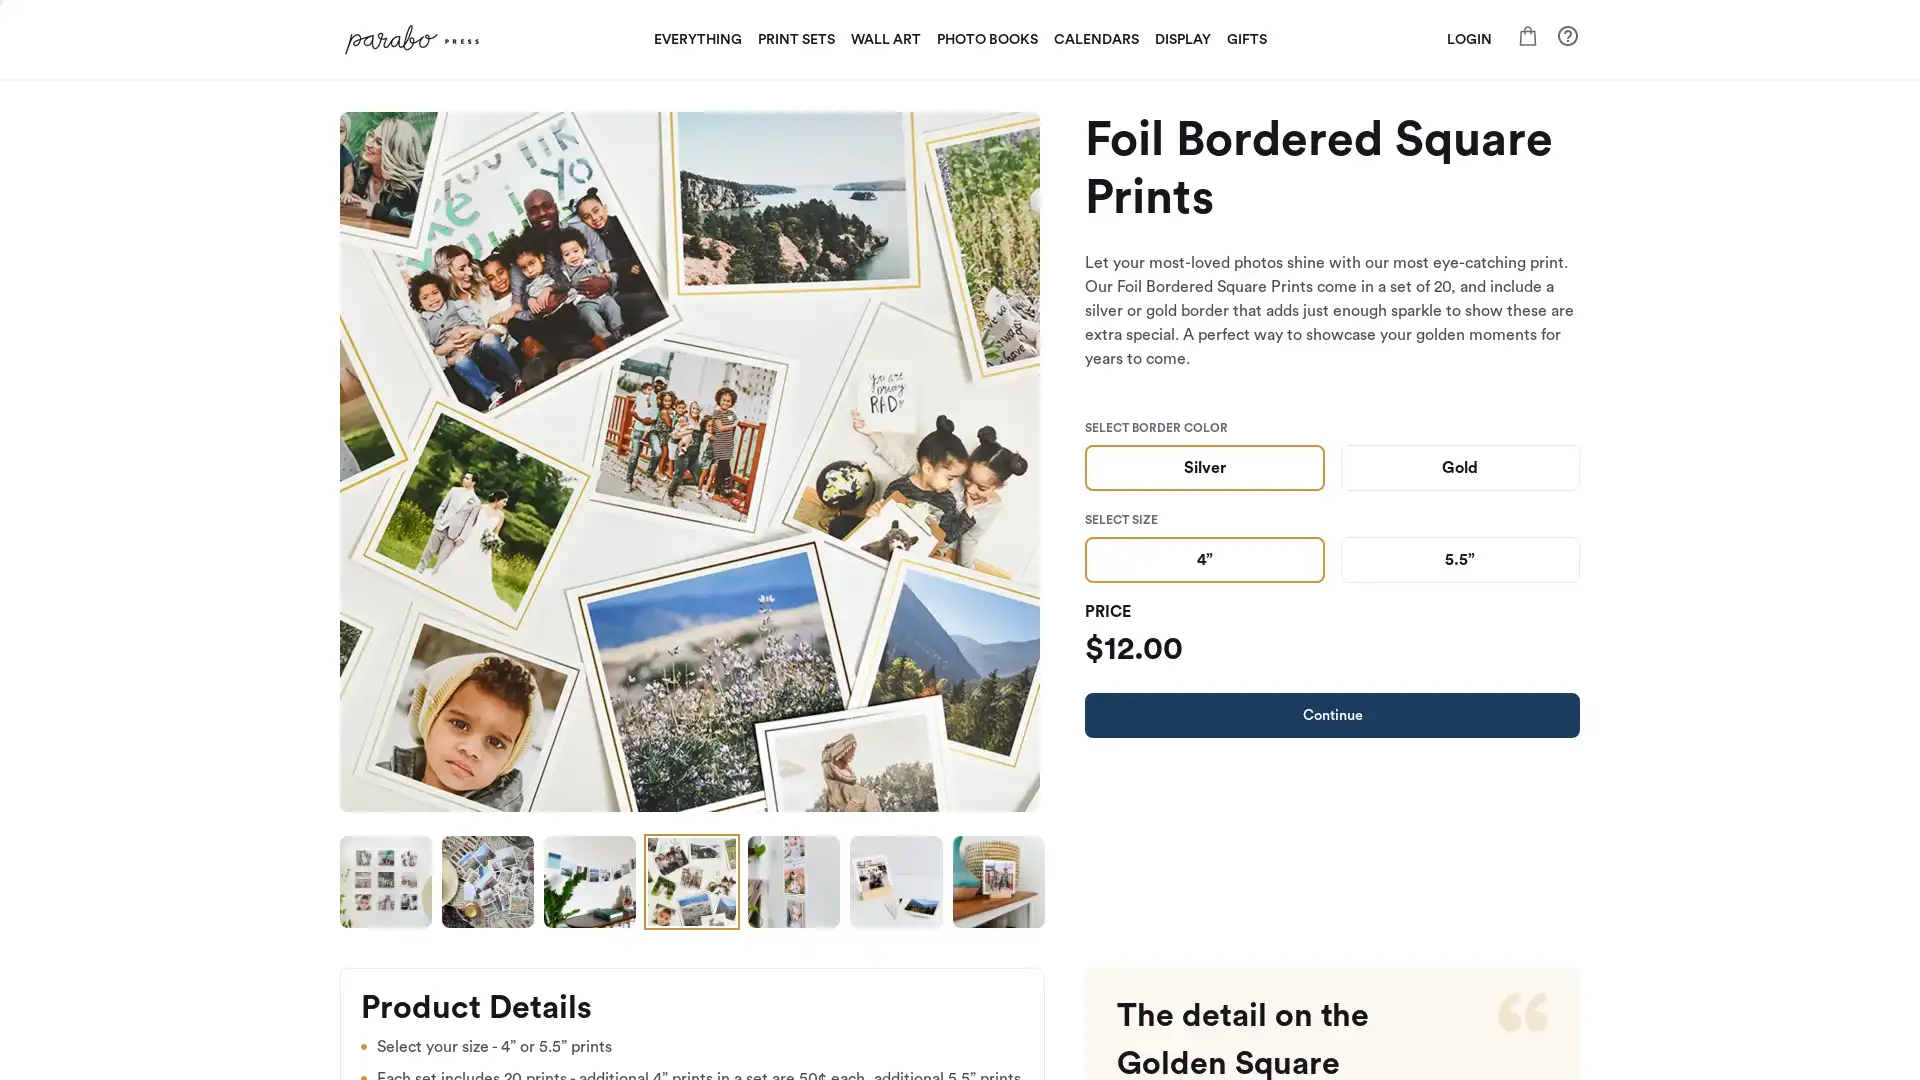 This screenshot has height=1080, width=1920. What do you see at coordinates (691, 881) in the screenshot?
I see `slide dot` at bounding box center [691, 881].